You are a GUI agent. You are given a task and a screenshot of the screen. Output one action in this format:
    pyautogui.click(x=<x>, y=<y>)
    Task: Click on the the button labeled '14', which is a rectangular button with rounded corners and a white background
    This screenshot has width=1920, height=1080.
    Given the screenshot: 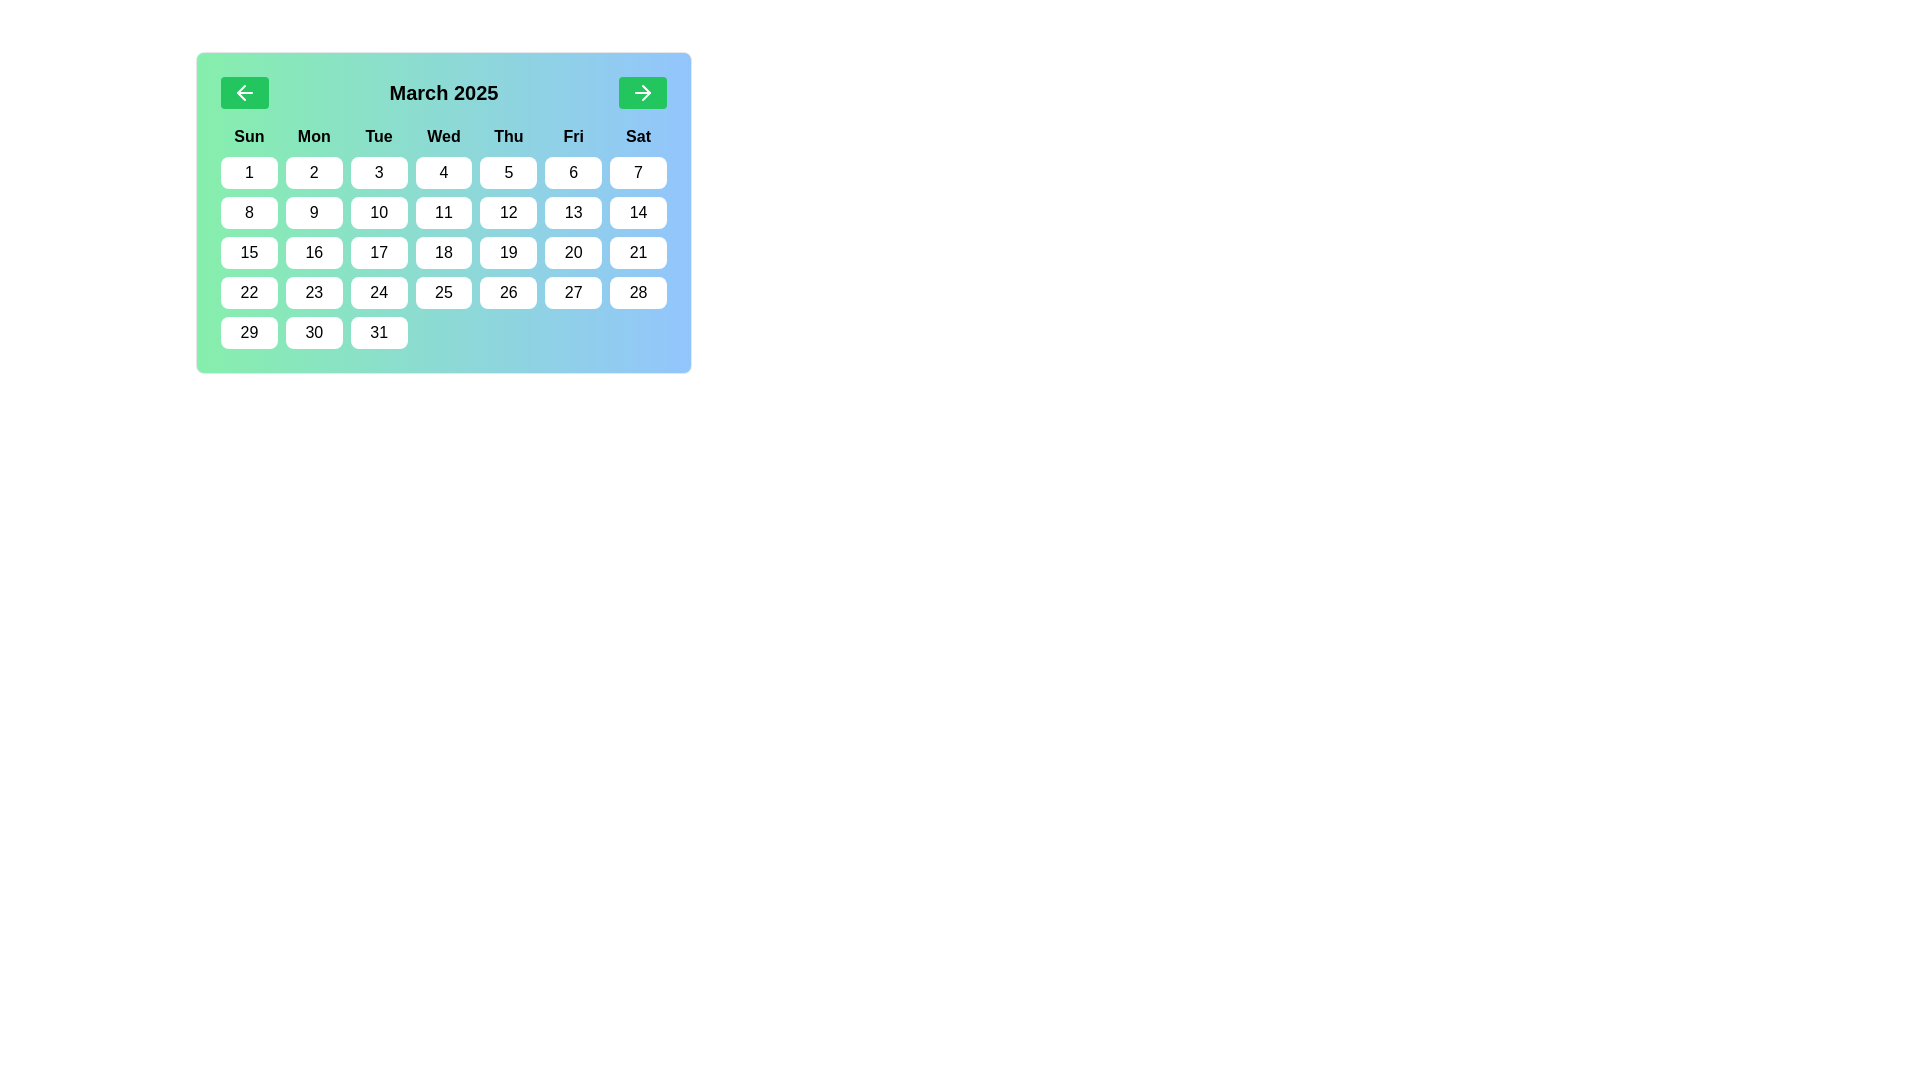 What is the action you would take?
    pyautogui.click(x=637, y=212)
    